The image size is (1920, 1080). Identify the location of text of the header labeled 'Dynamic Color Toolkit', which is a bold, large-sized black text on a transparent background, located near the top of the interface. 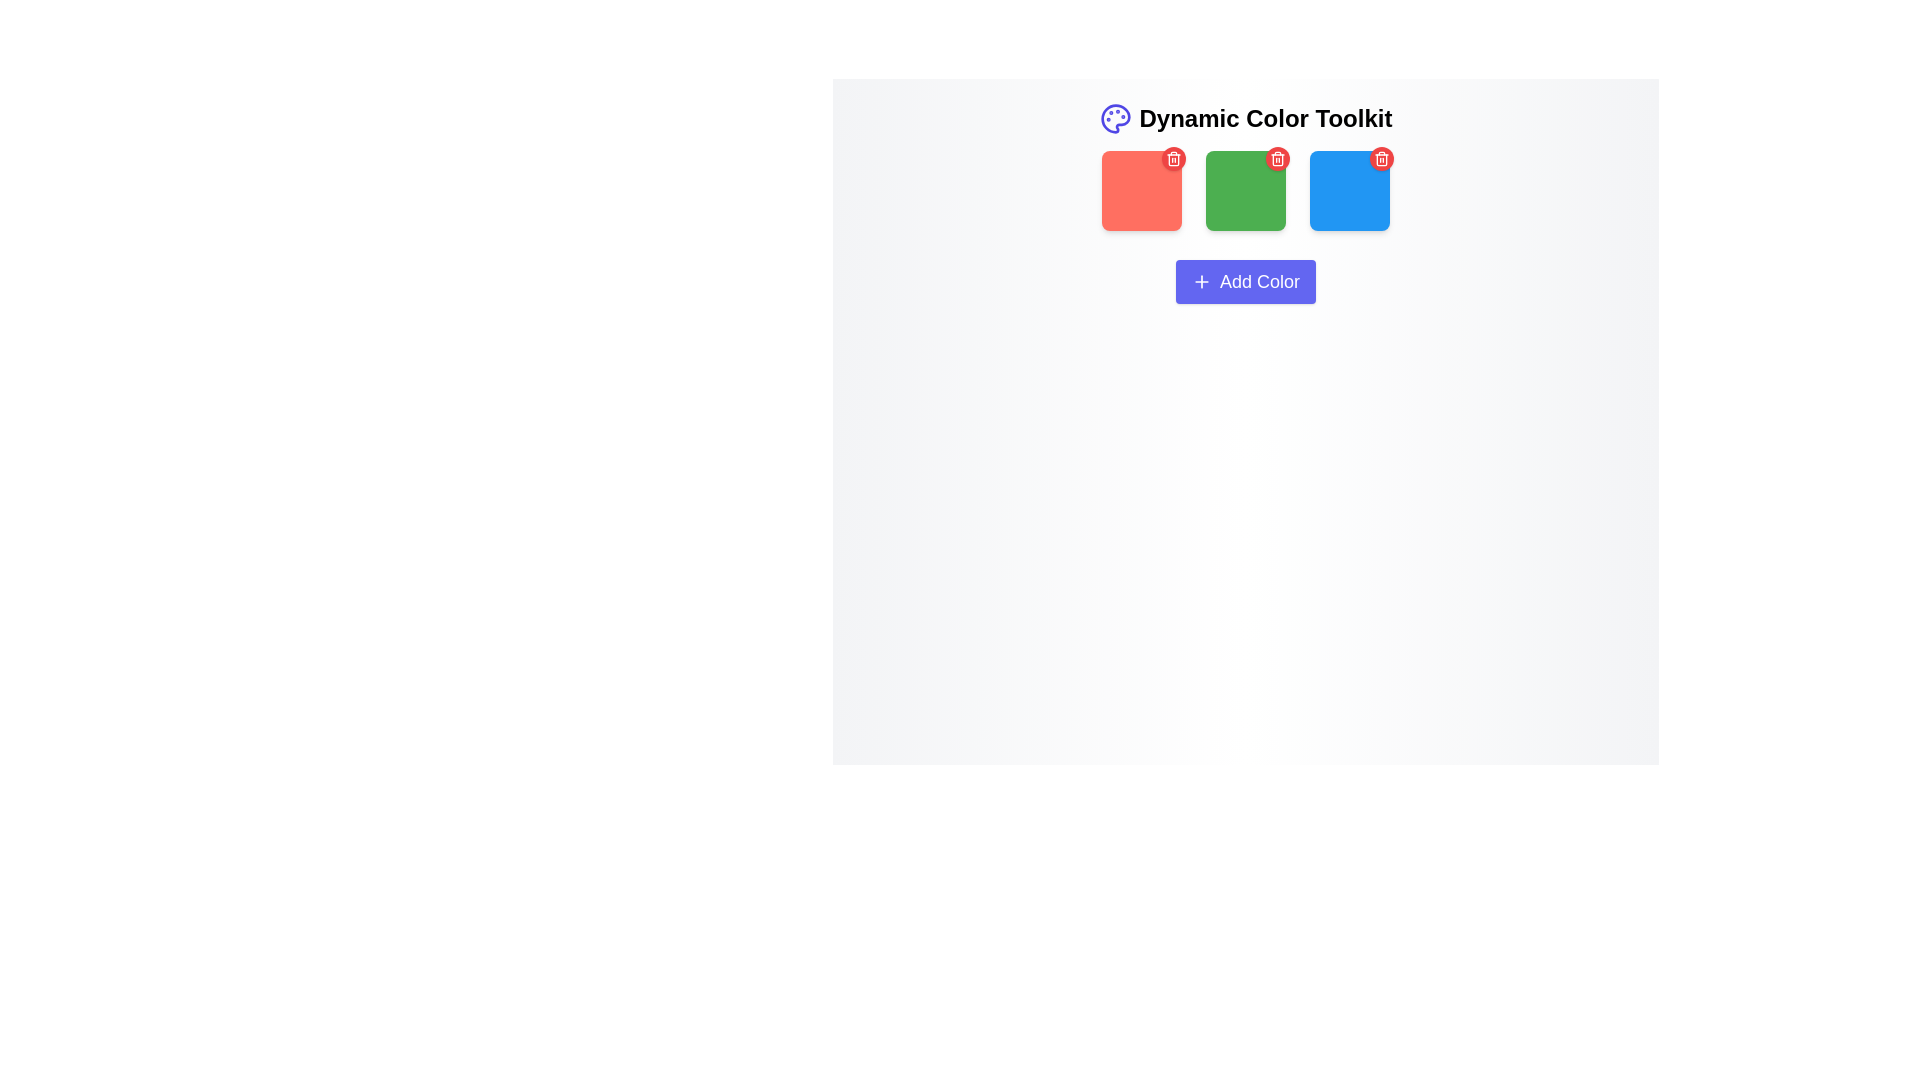
(1265, 119).